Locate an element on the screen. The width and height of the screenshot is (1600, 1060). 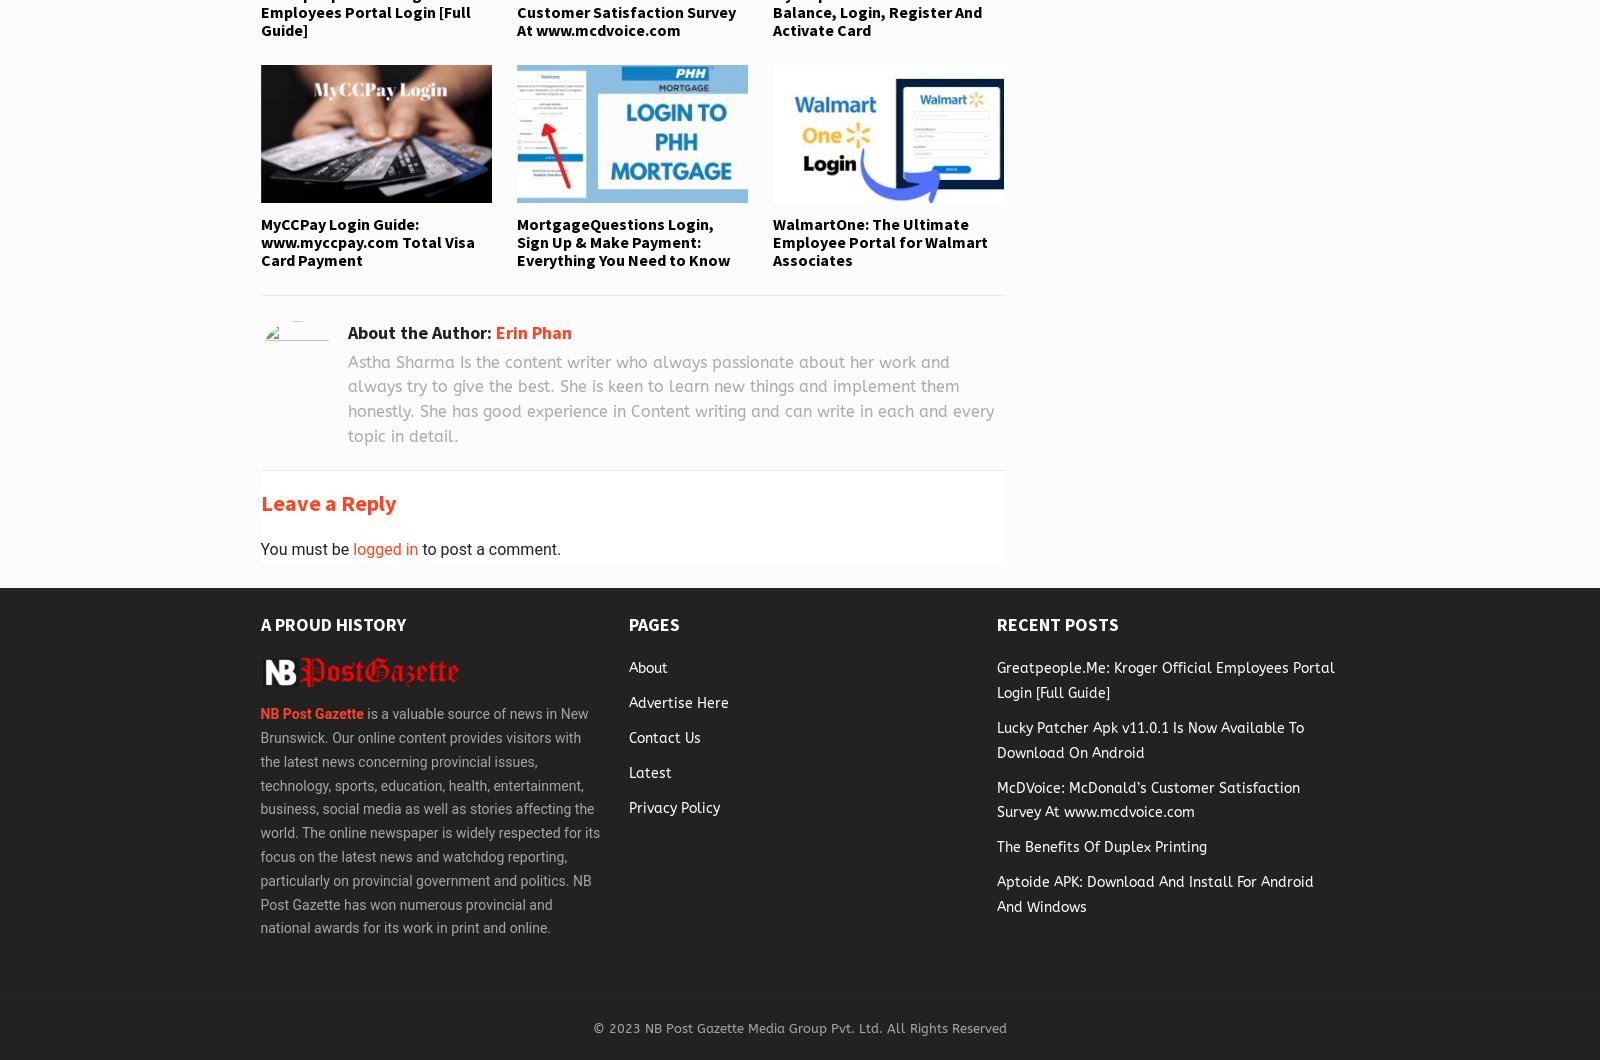
'Leave a Reply' is located at coordinates (260, 501).